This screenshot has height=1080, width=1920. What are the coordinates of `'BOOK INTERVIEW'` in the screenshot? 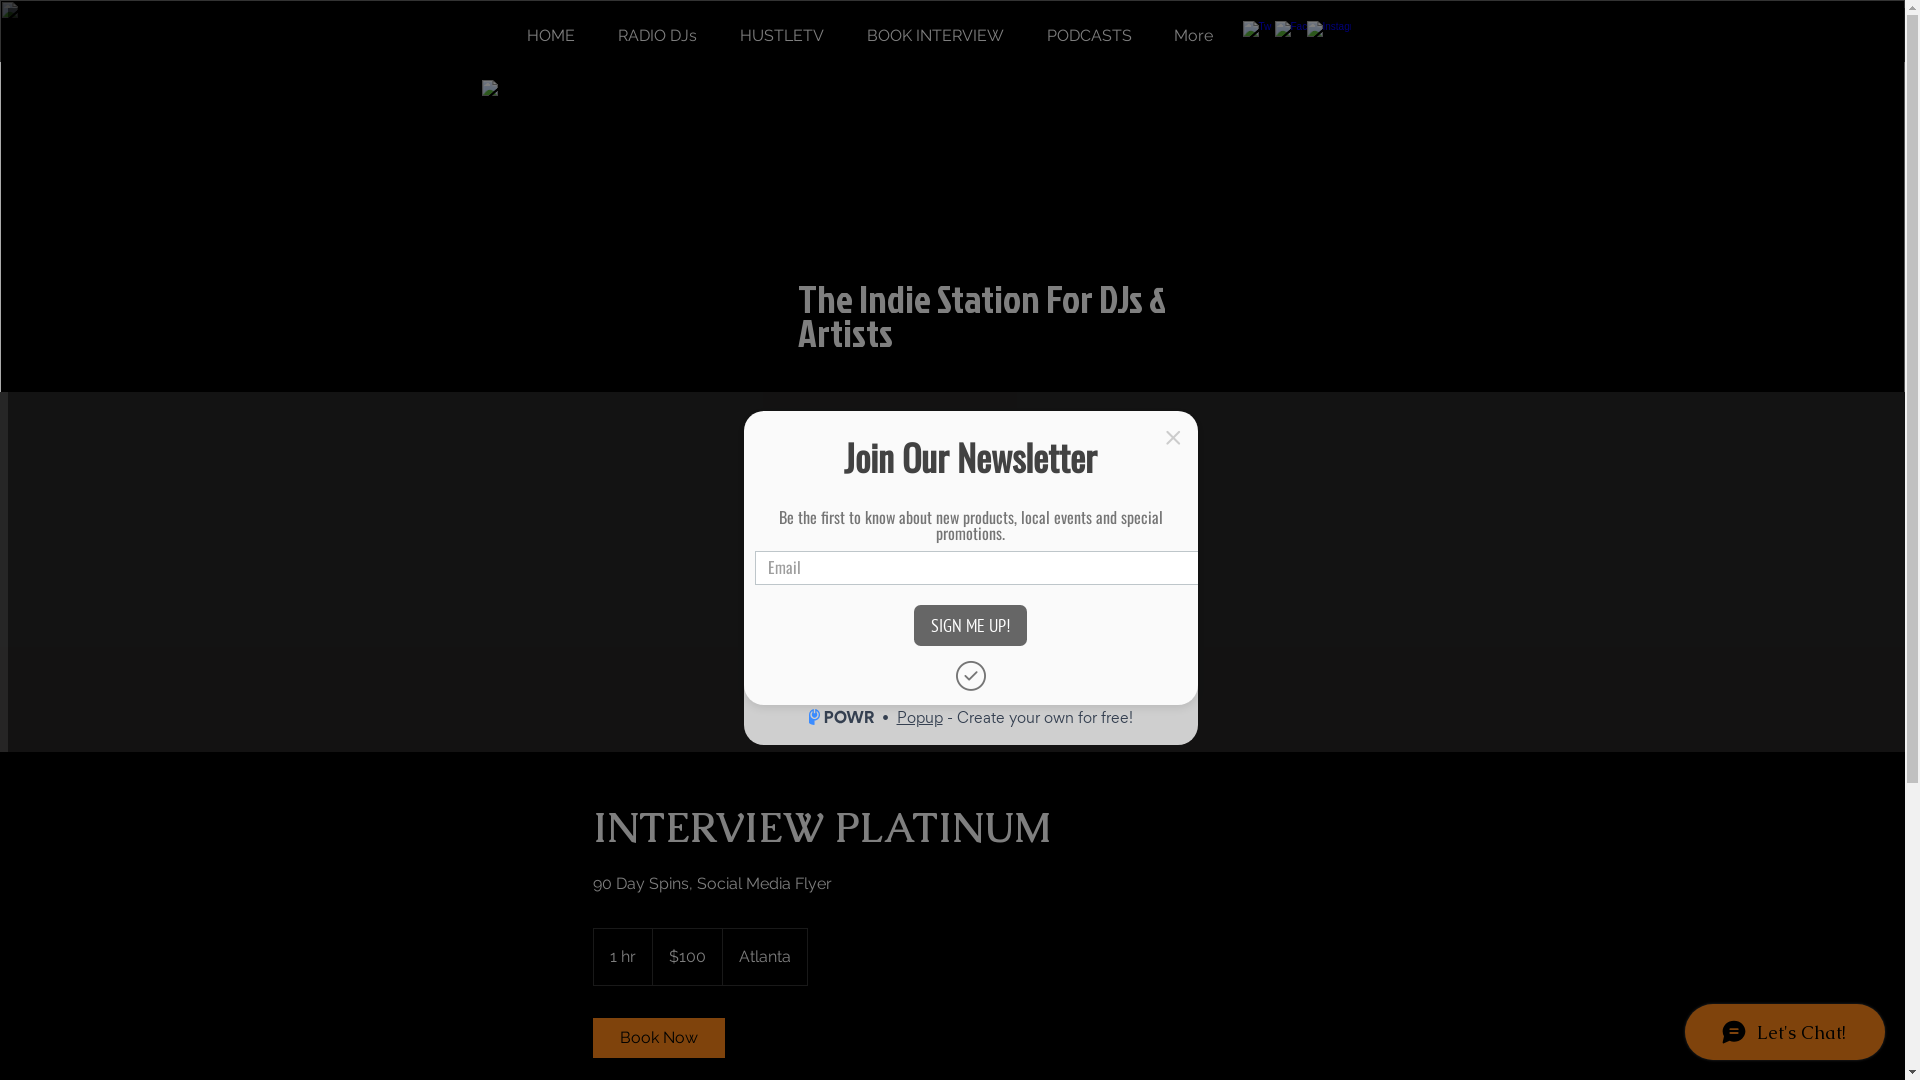 It's located at (935, 35).